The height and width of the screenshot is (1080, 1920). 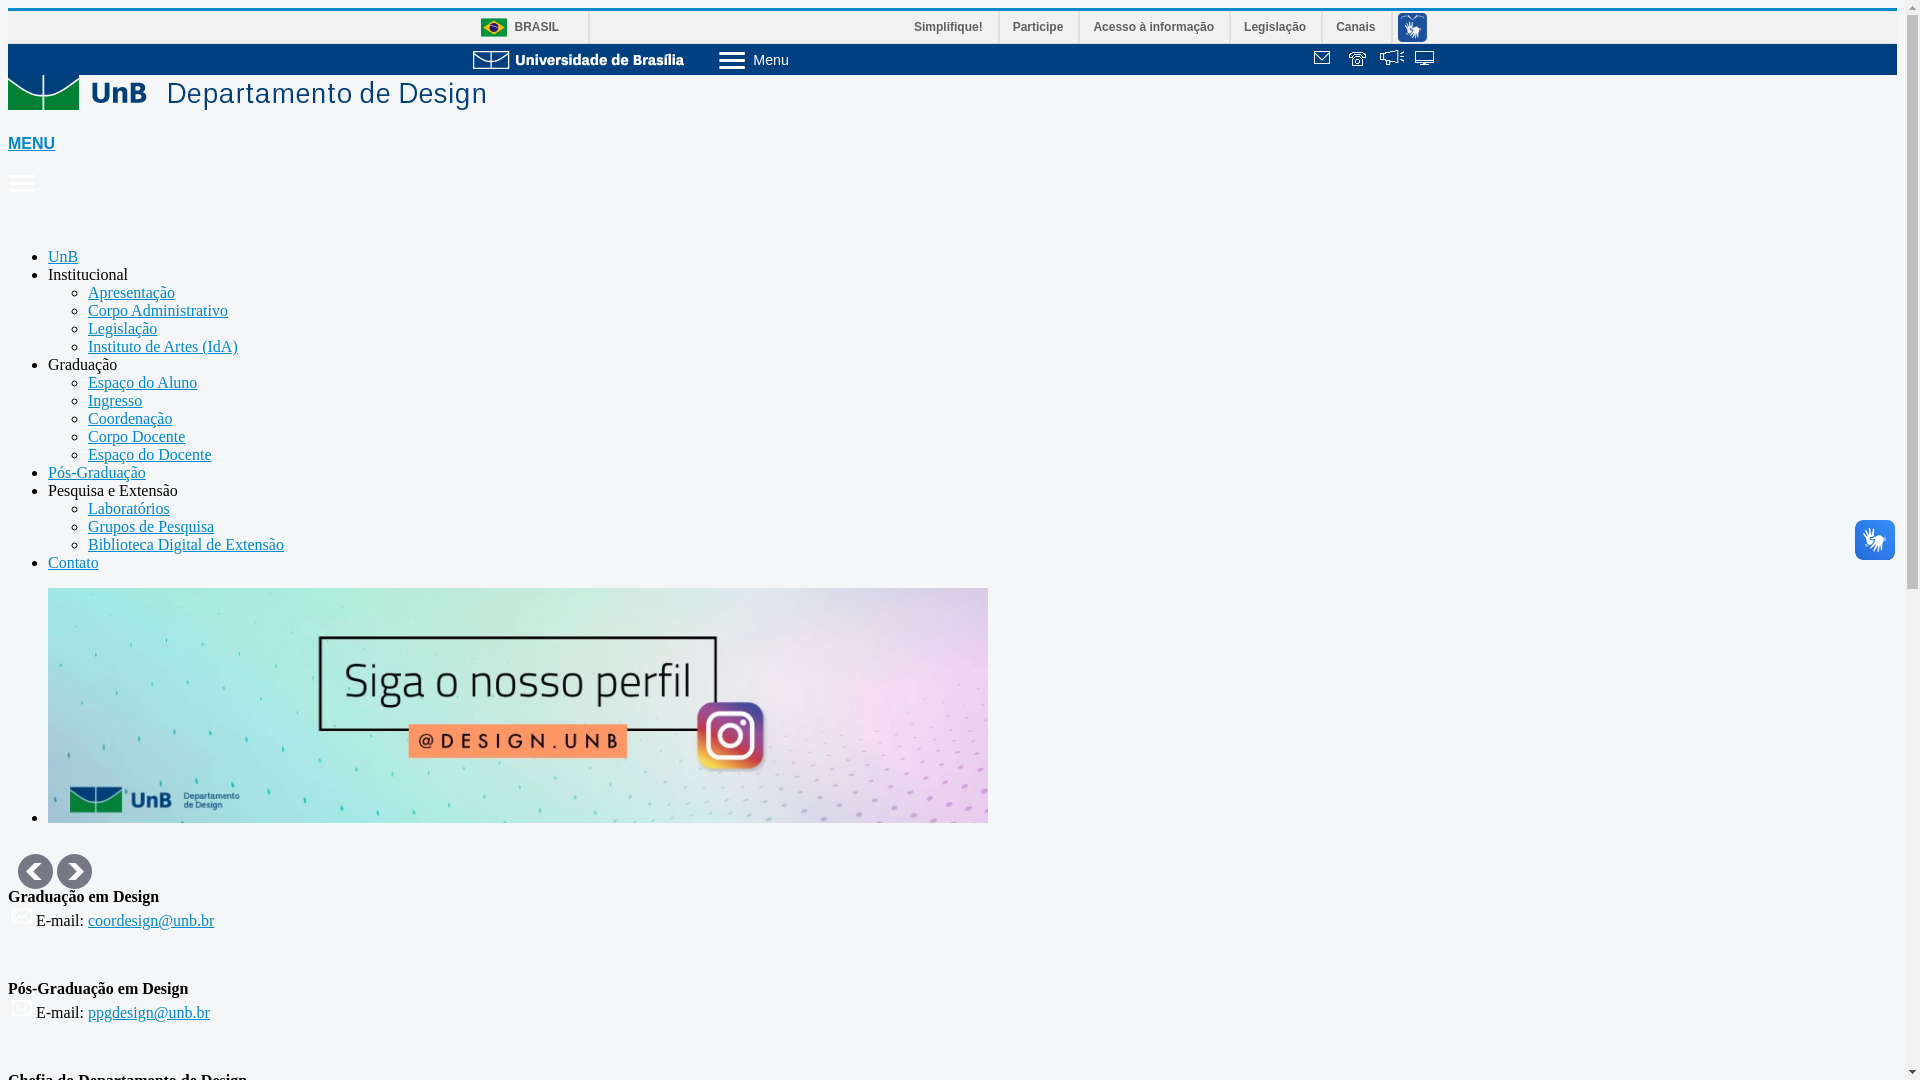 I want to click on 'Grupos de Pesquisa', so click(x=149, y=525).